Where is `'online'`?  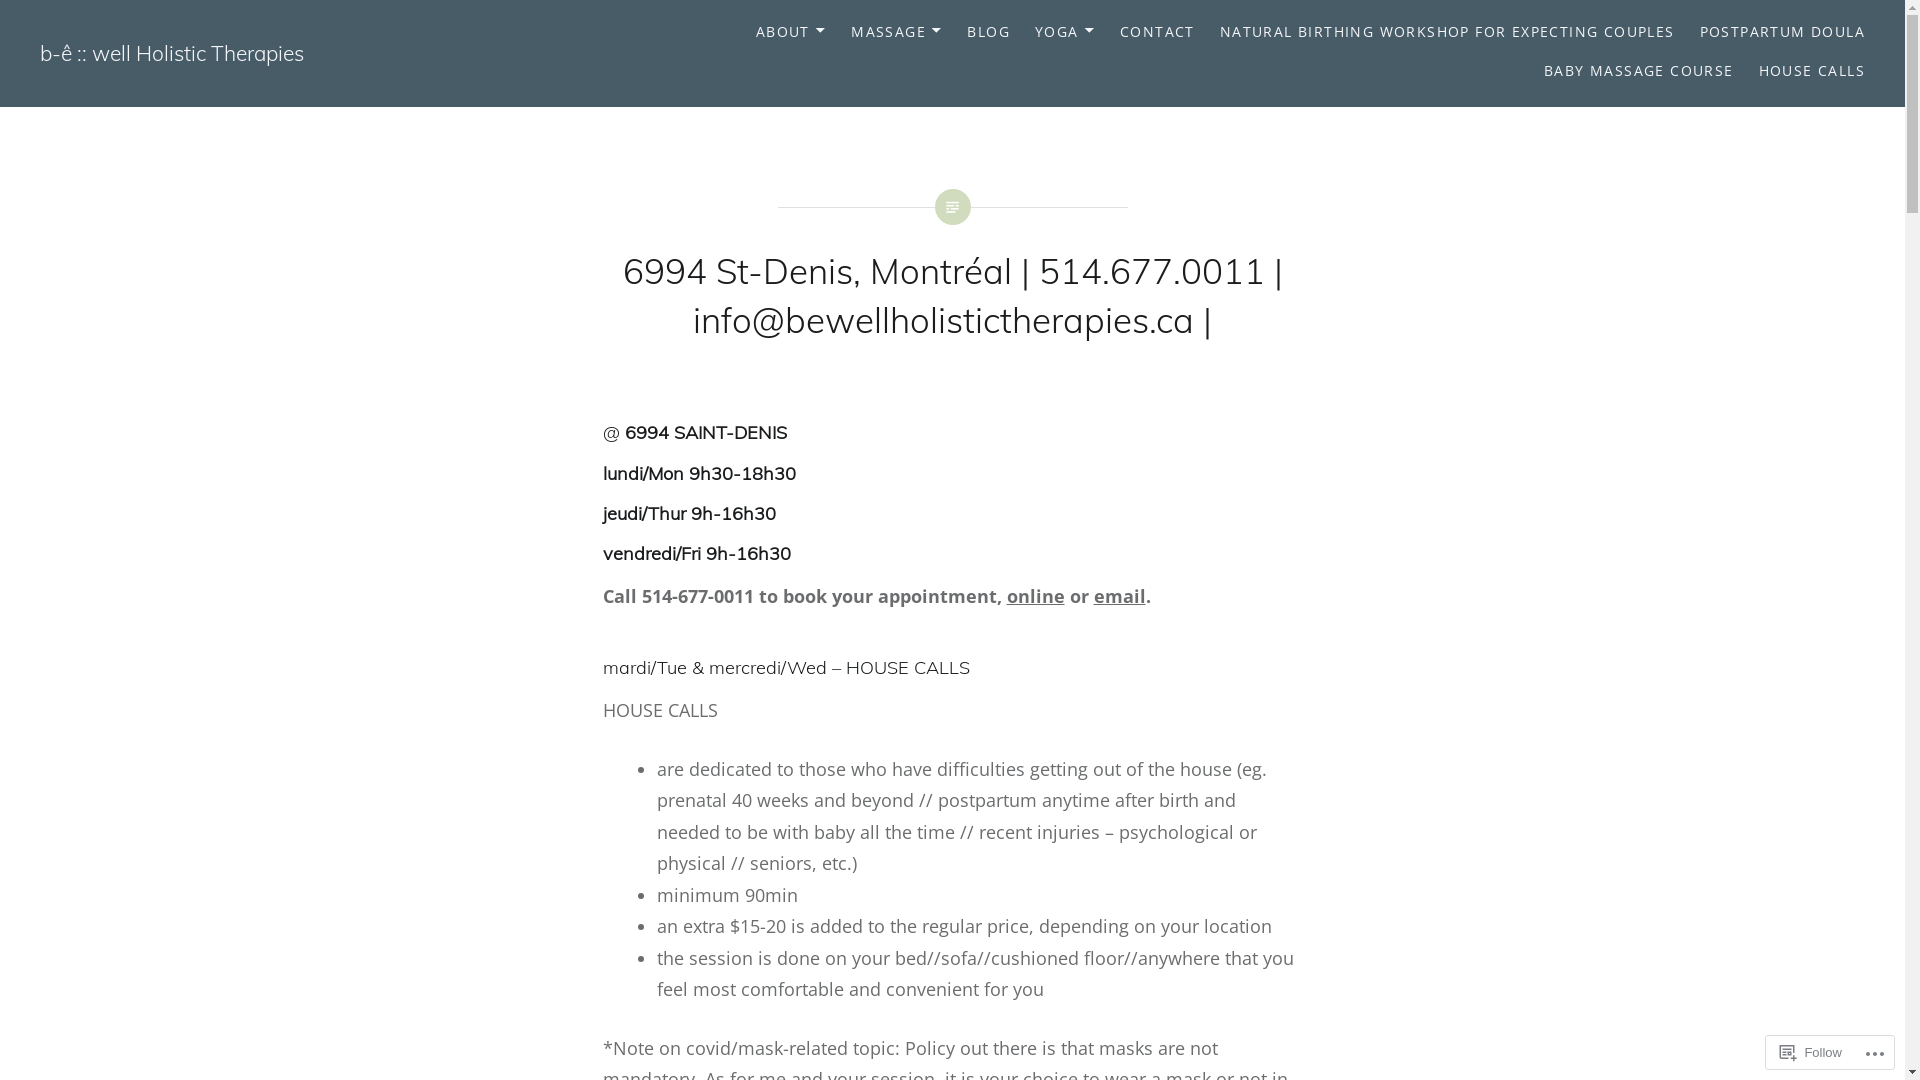
'online' is located at coordinates (1035, 595).